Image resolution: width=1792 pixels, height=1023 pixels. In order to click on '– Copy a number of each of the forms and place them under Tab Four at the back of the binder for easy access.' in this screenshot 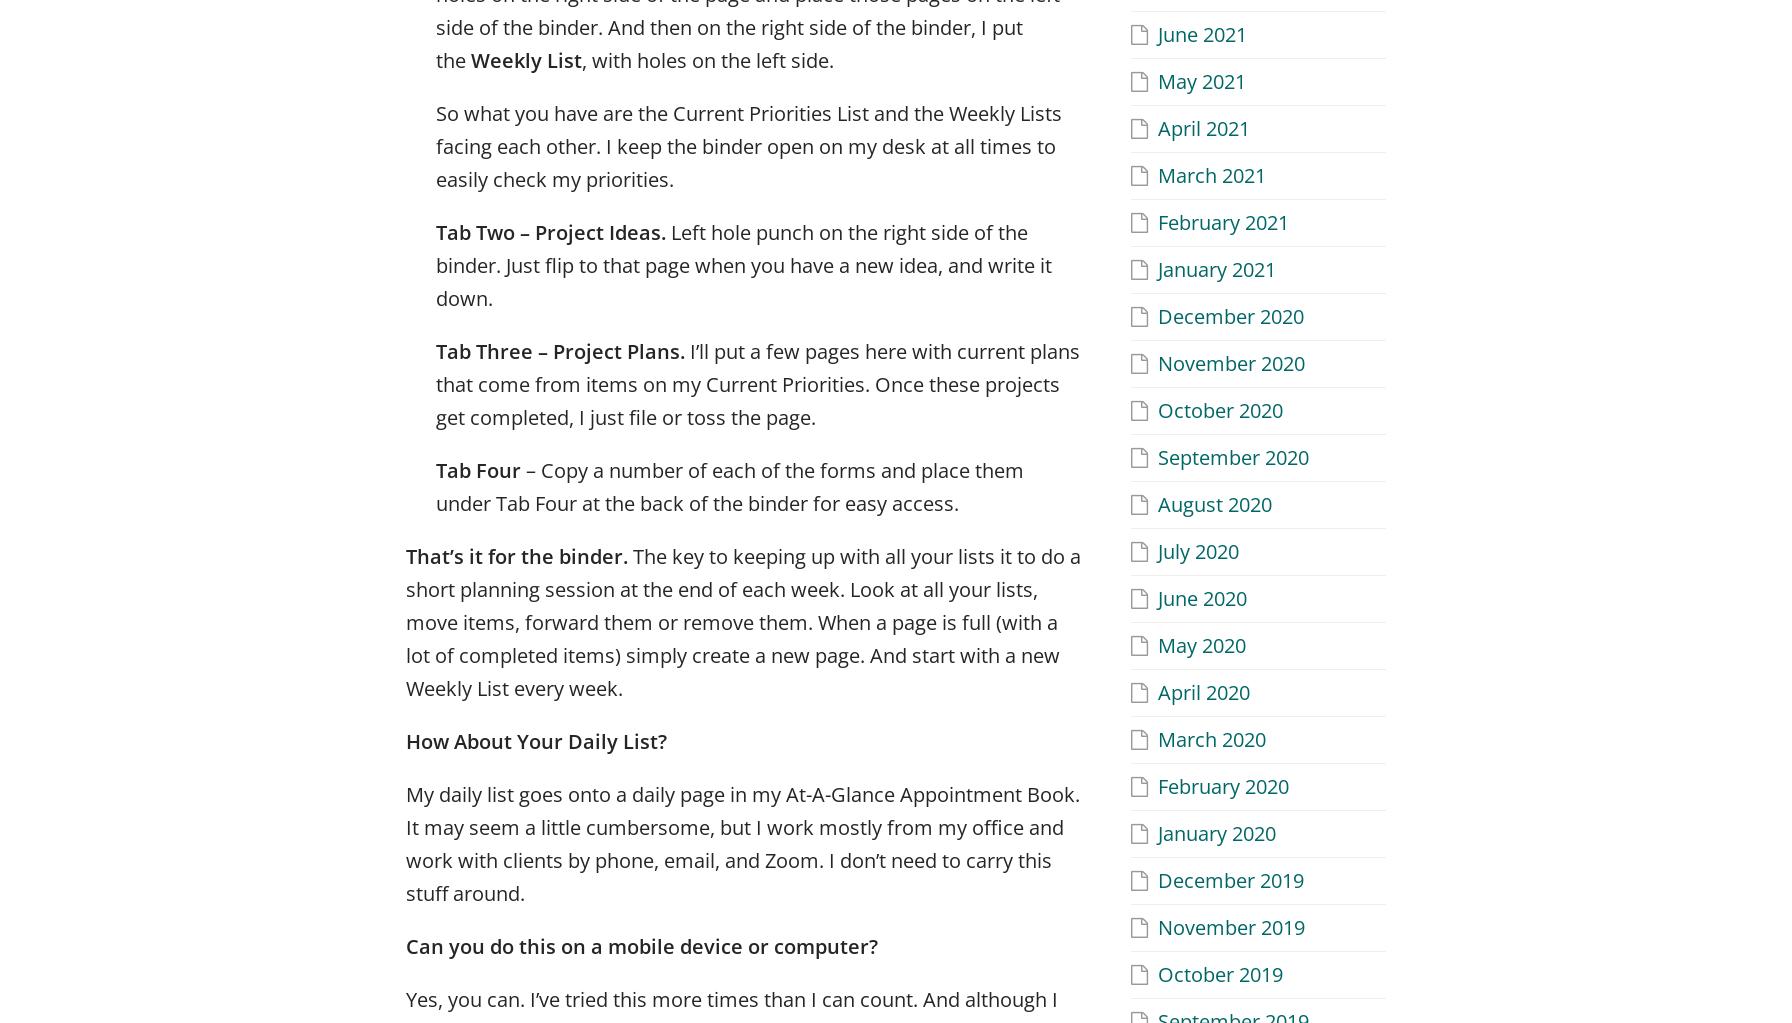, I will do `click(730, 486)`.